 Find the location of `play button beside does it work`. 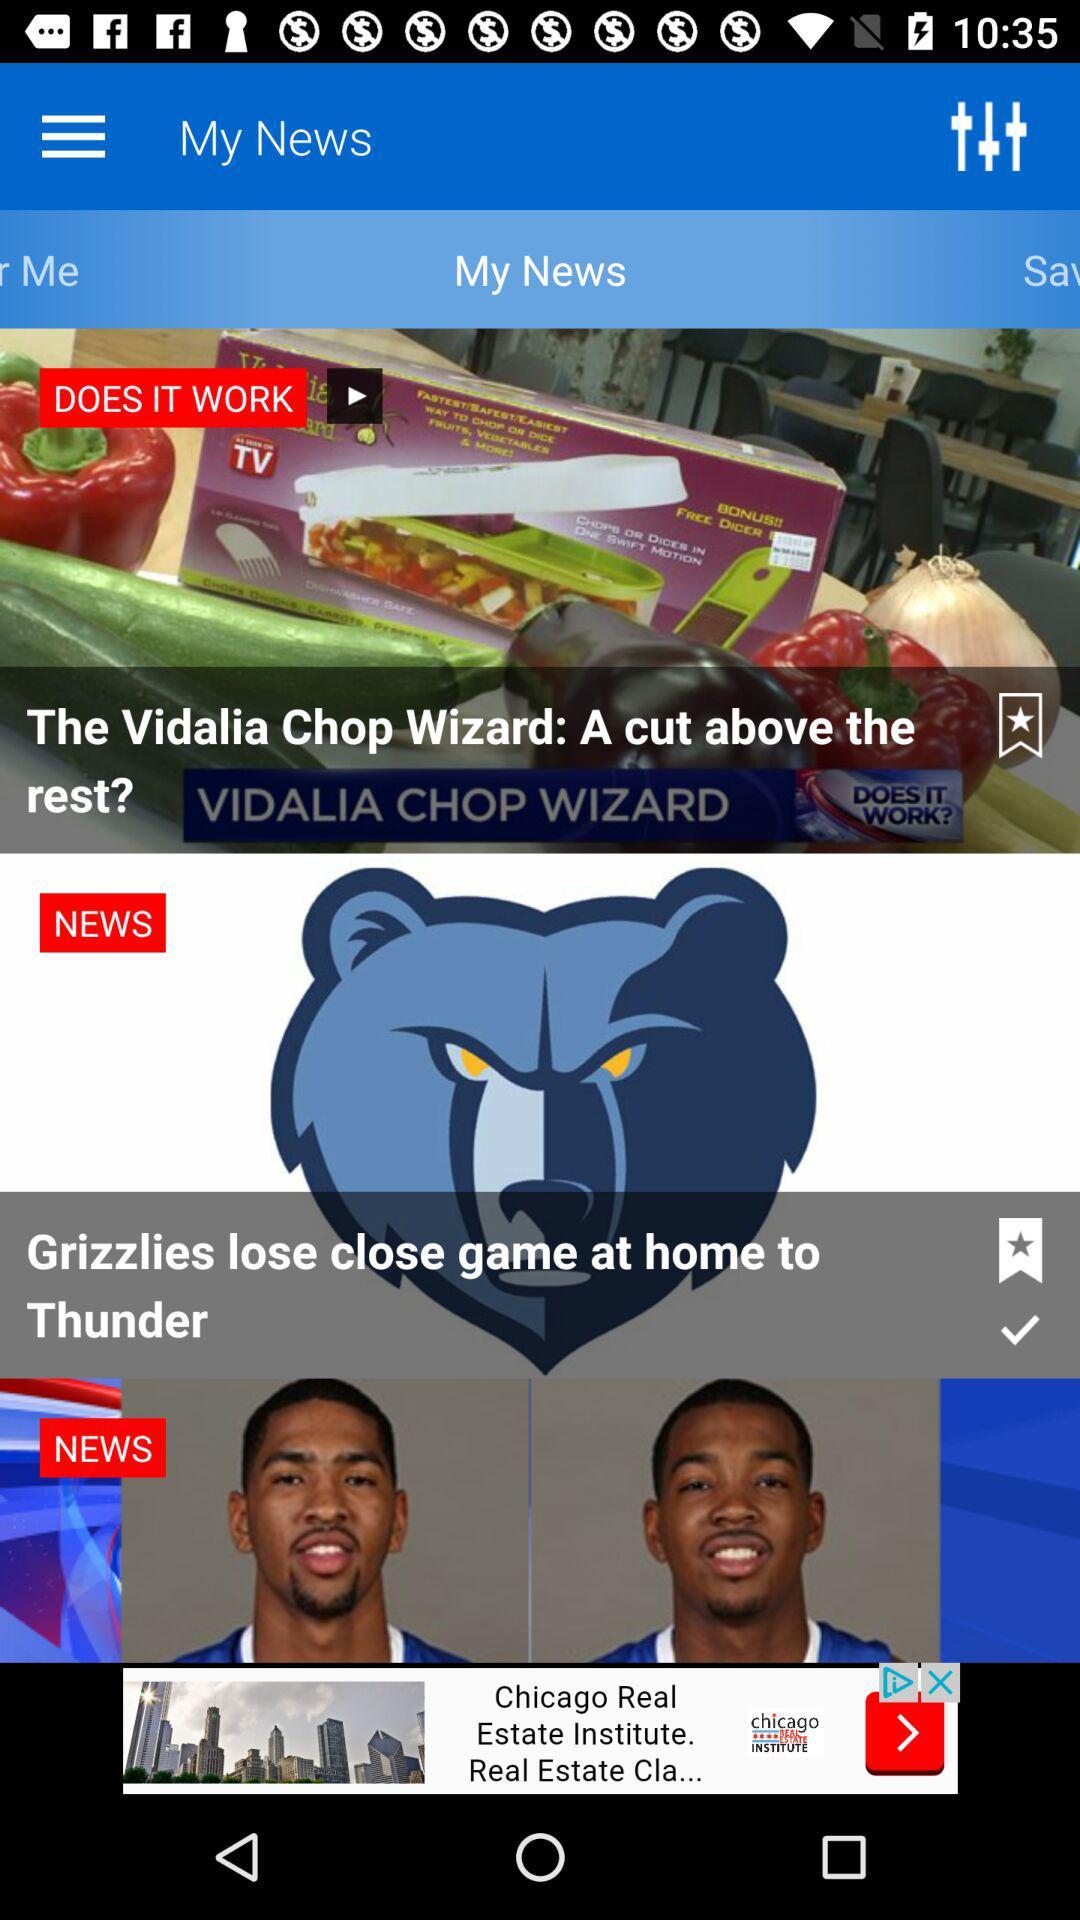

play button beside does it work is located at coordinates (353, 395).